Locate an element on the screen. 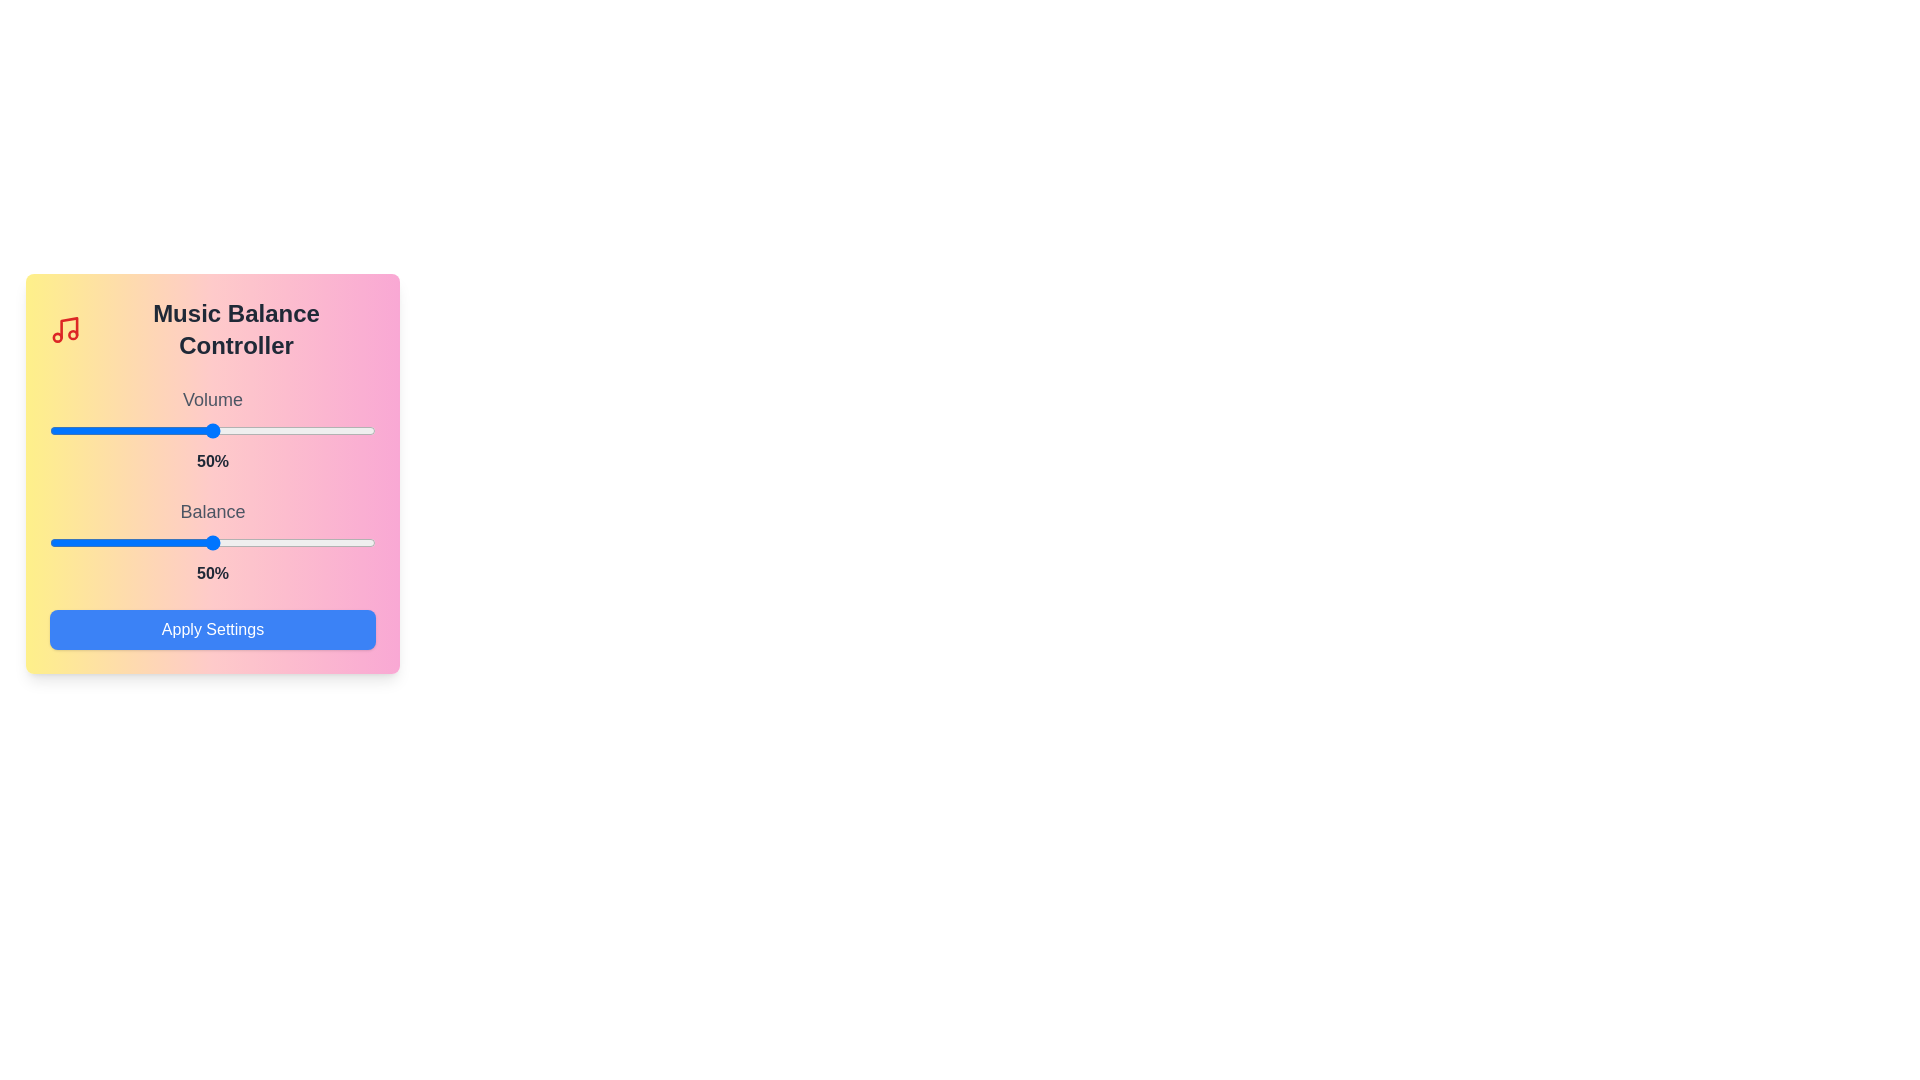 The width and height of the screenshot is (1920, 1080). the volume slider to set the volume to 84% is located at coordinates (323, 430).